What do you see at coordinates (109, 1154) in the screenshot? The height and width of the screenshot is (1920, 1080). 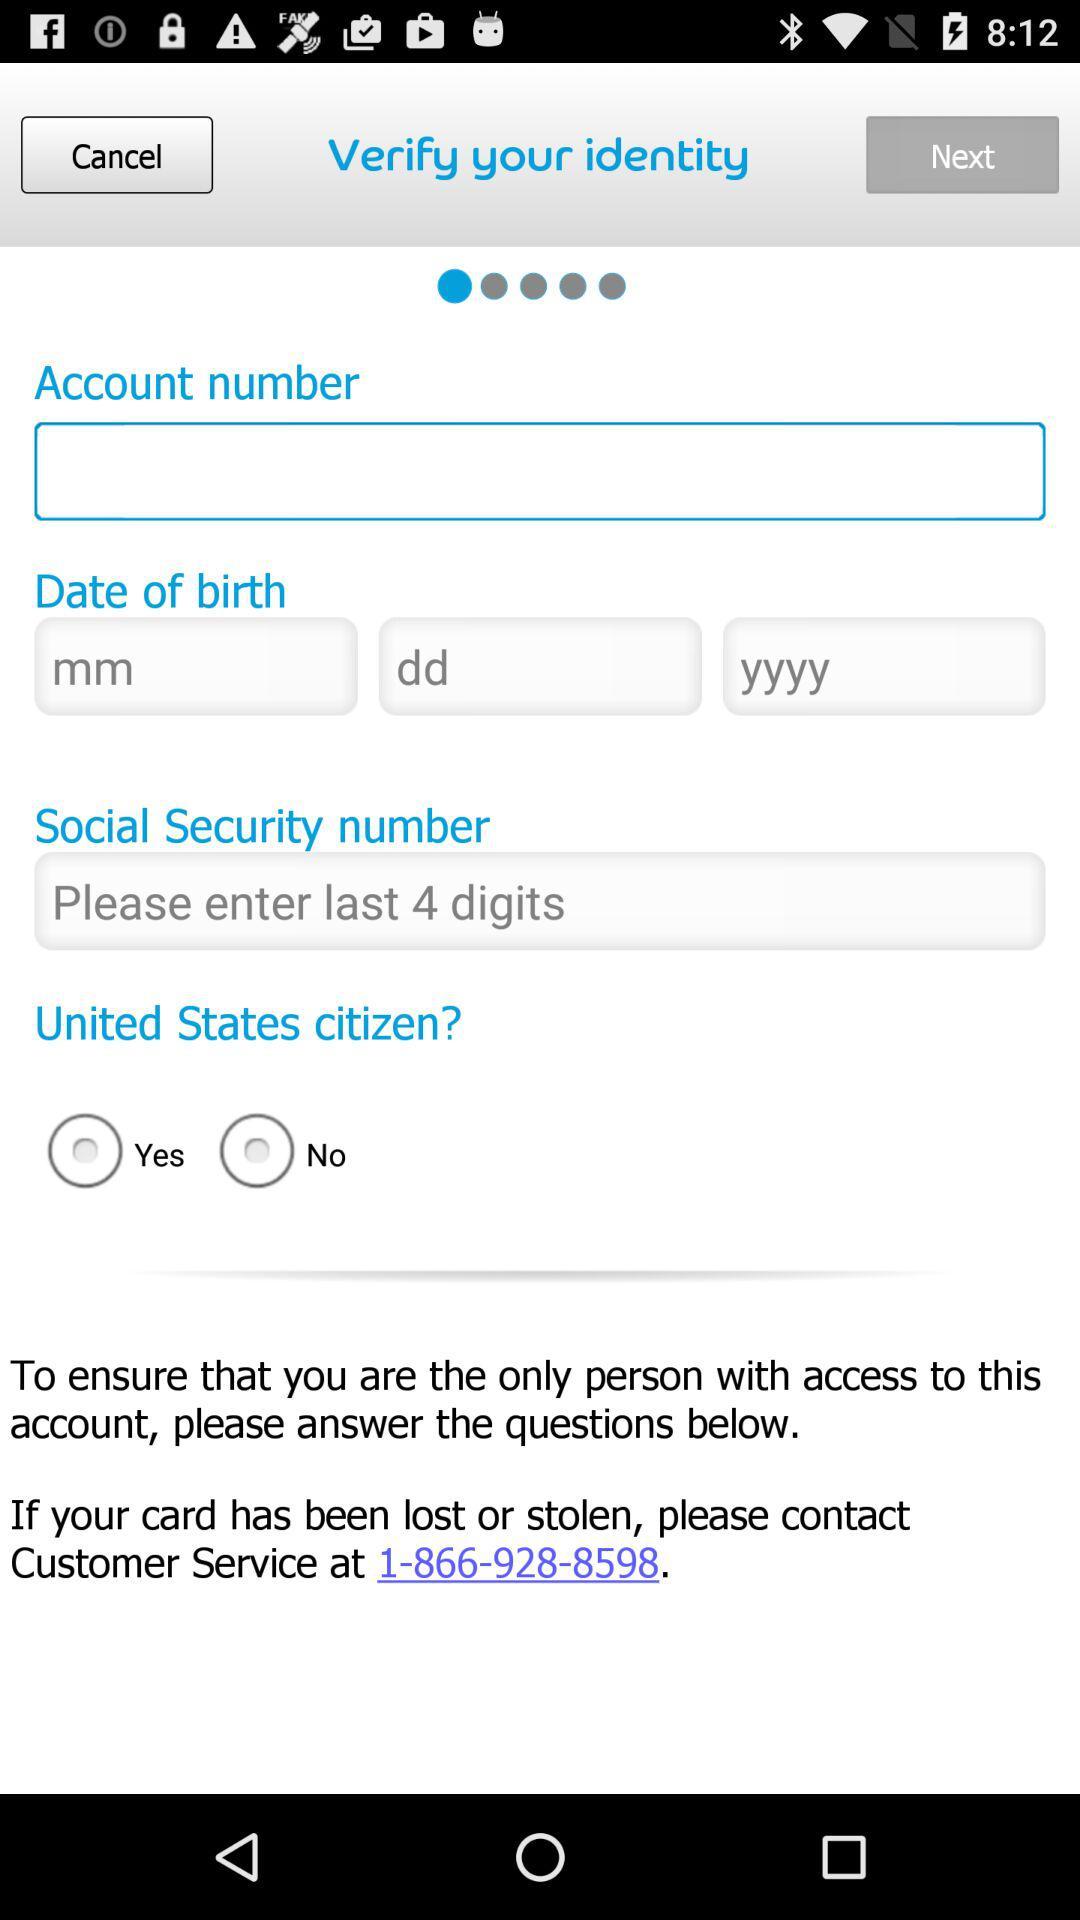 I see `the item to the left of the no item` at bounding box center [109, 1154].